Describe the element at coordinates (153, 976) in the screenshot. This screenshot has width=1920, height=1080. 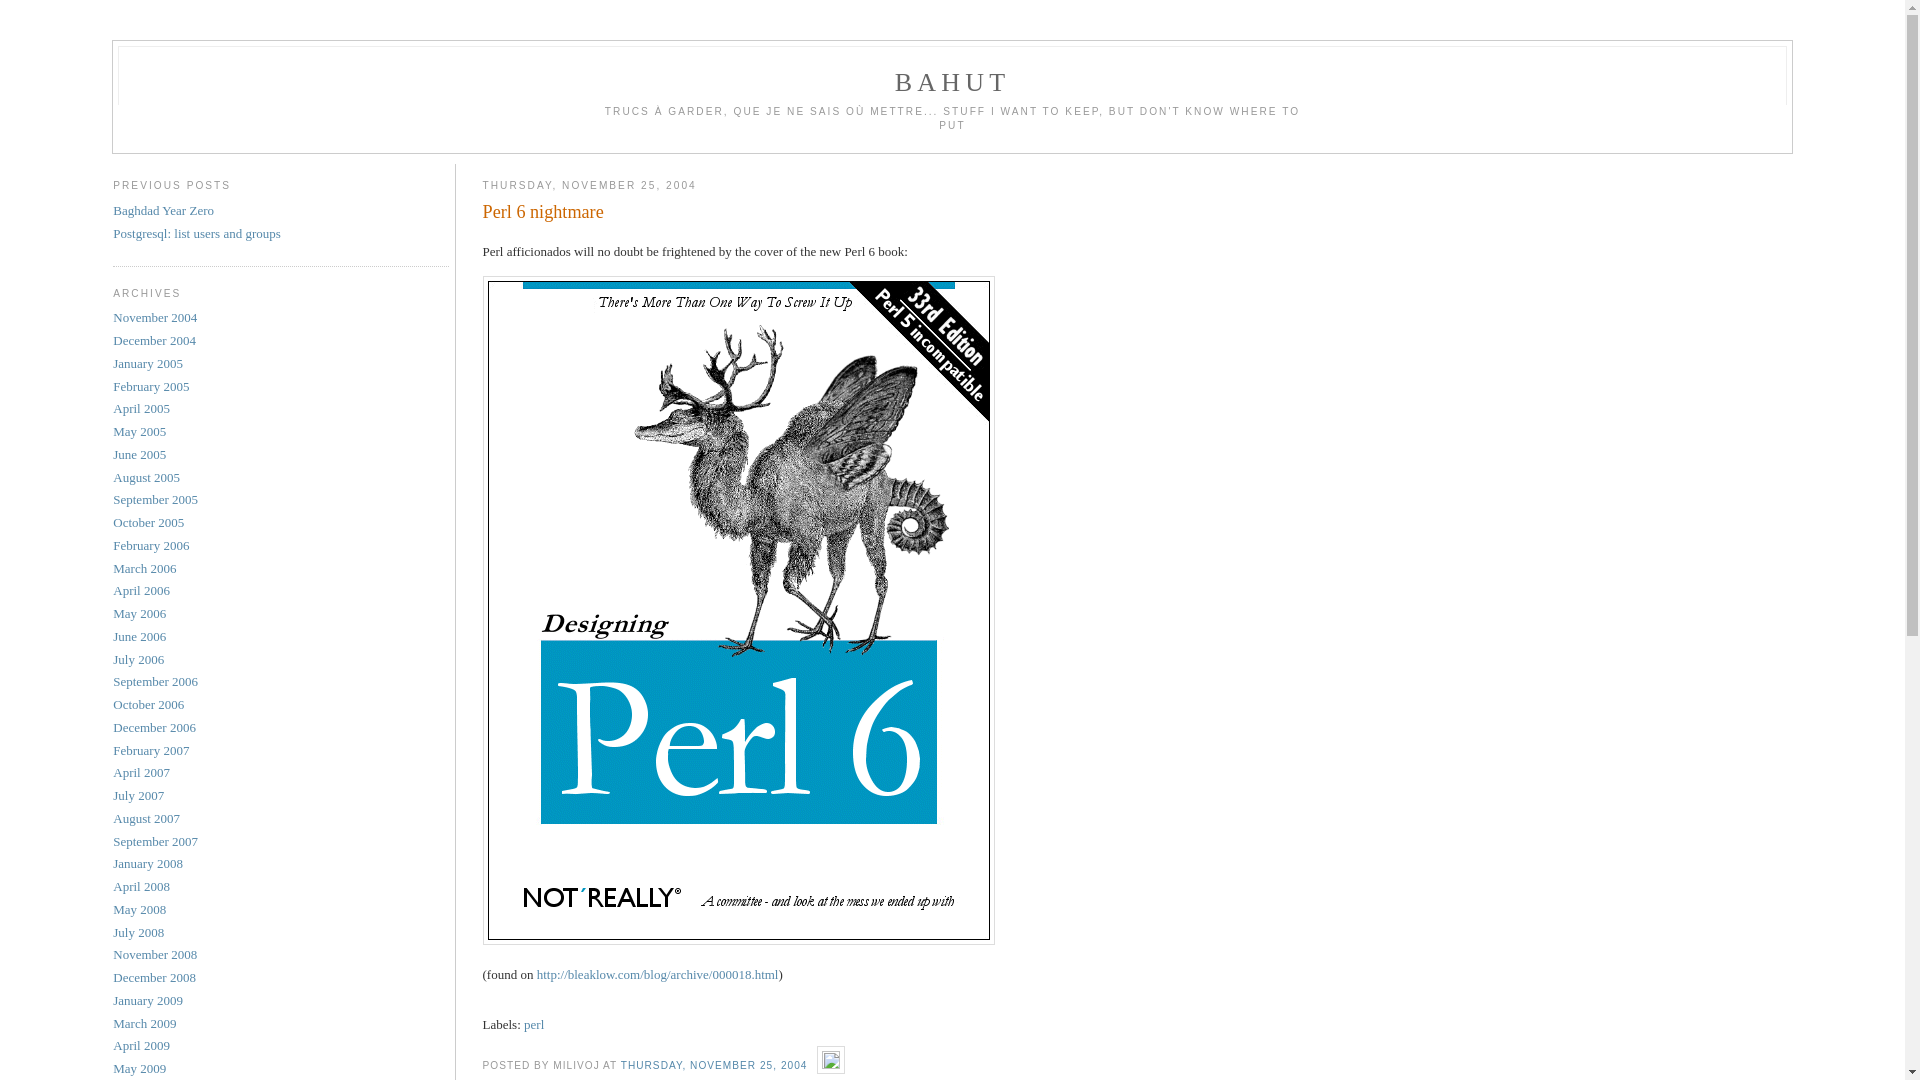
I see `'December 2008'` at that location.